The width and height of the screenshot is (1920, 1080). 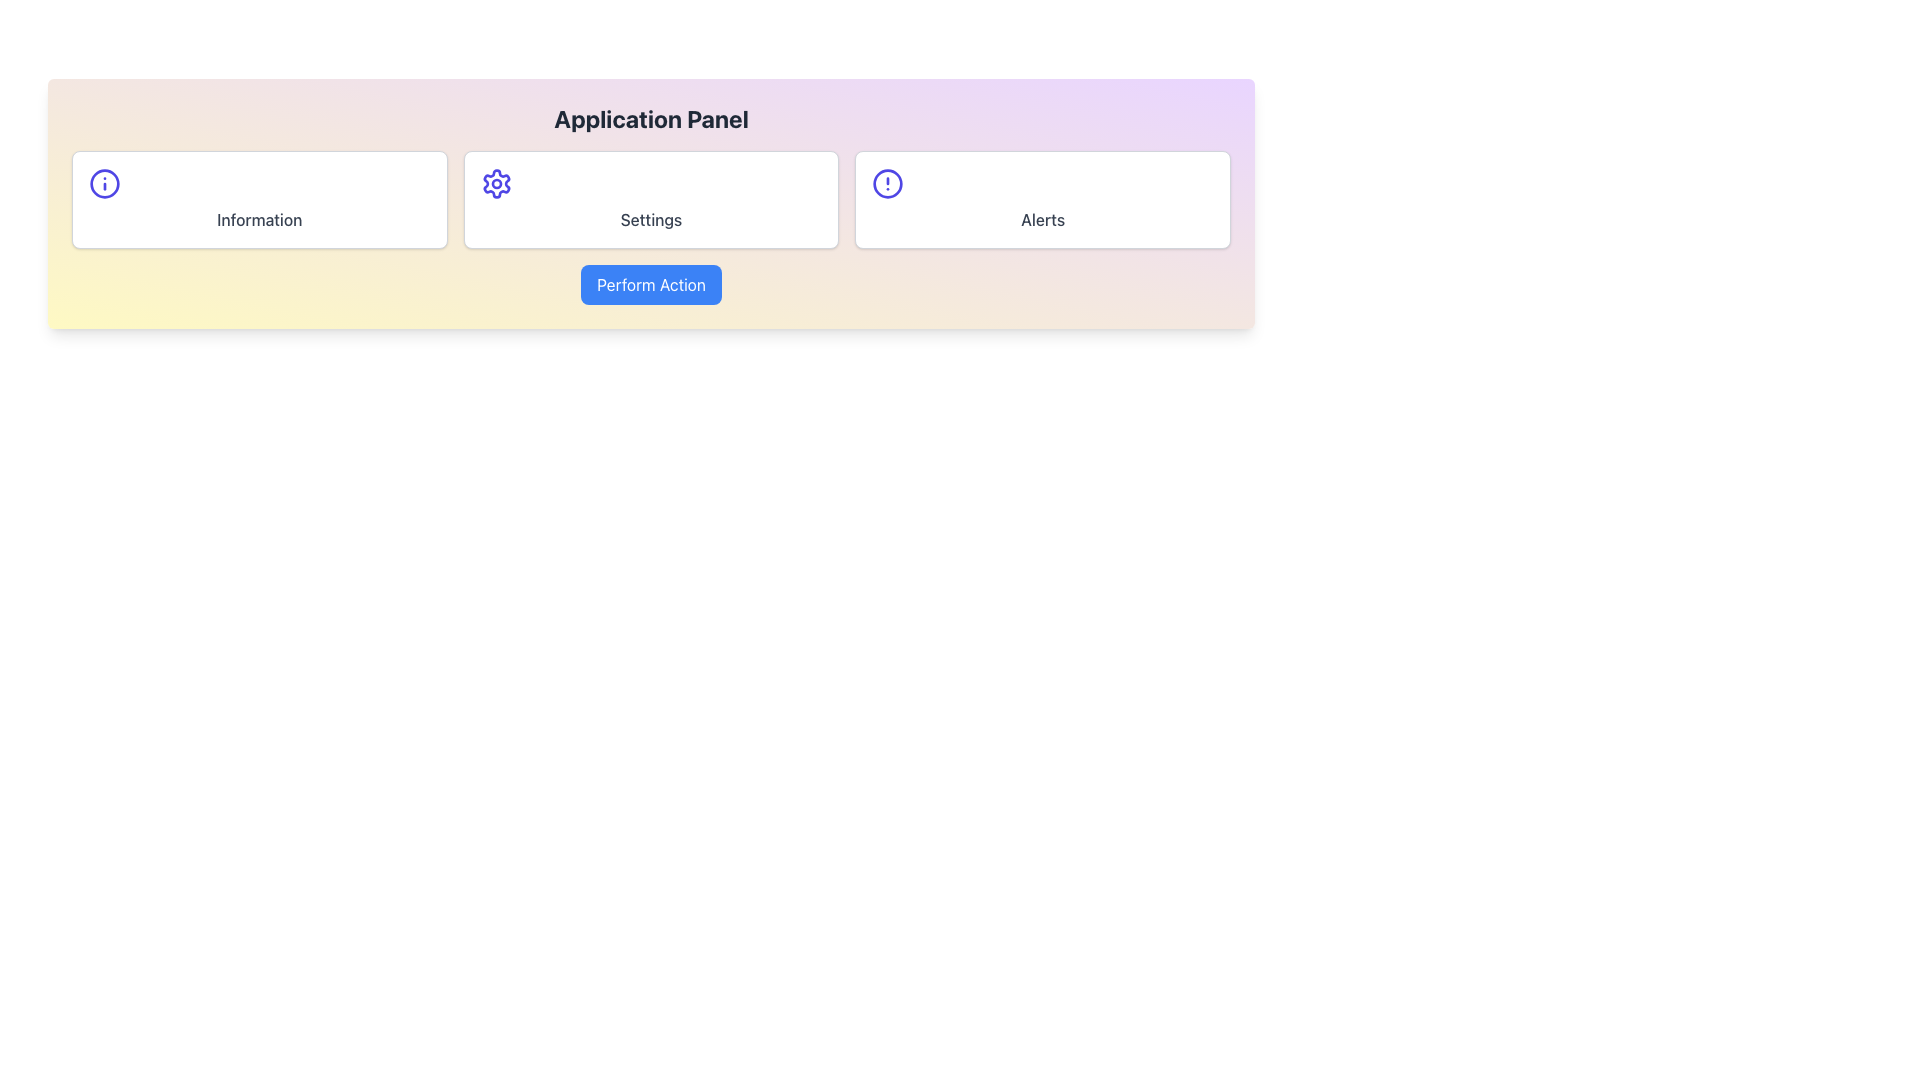 What do you see at coordinates (104, 184) in the screenshot?
I see `the informational icon located at the top of the 'Information' card, which is positioned on the leftmost side of a horizontal card layout` at bounding box center [104, 184].